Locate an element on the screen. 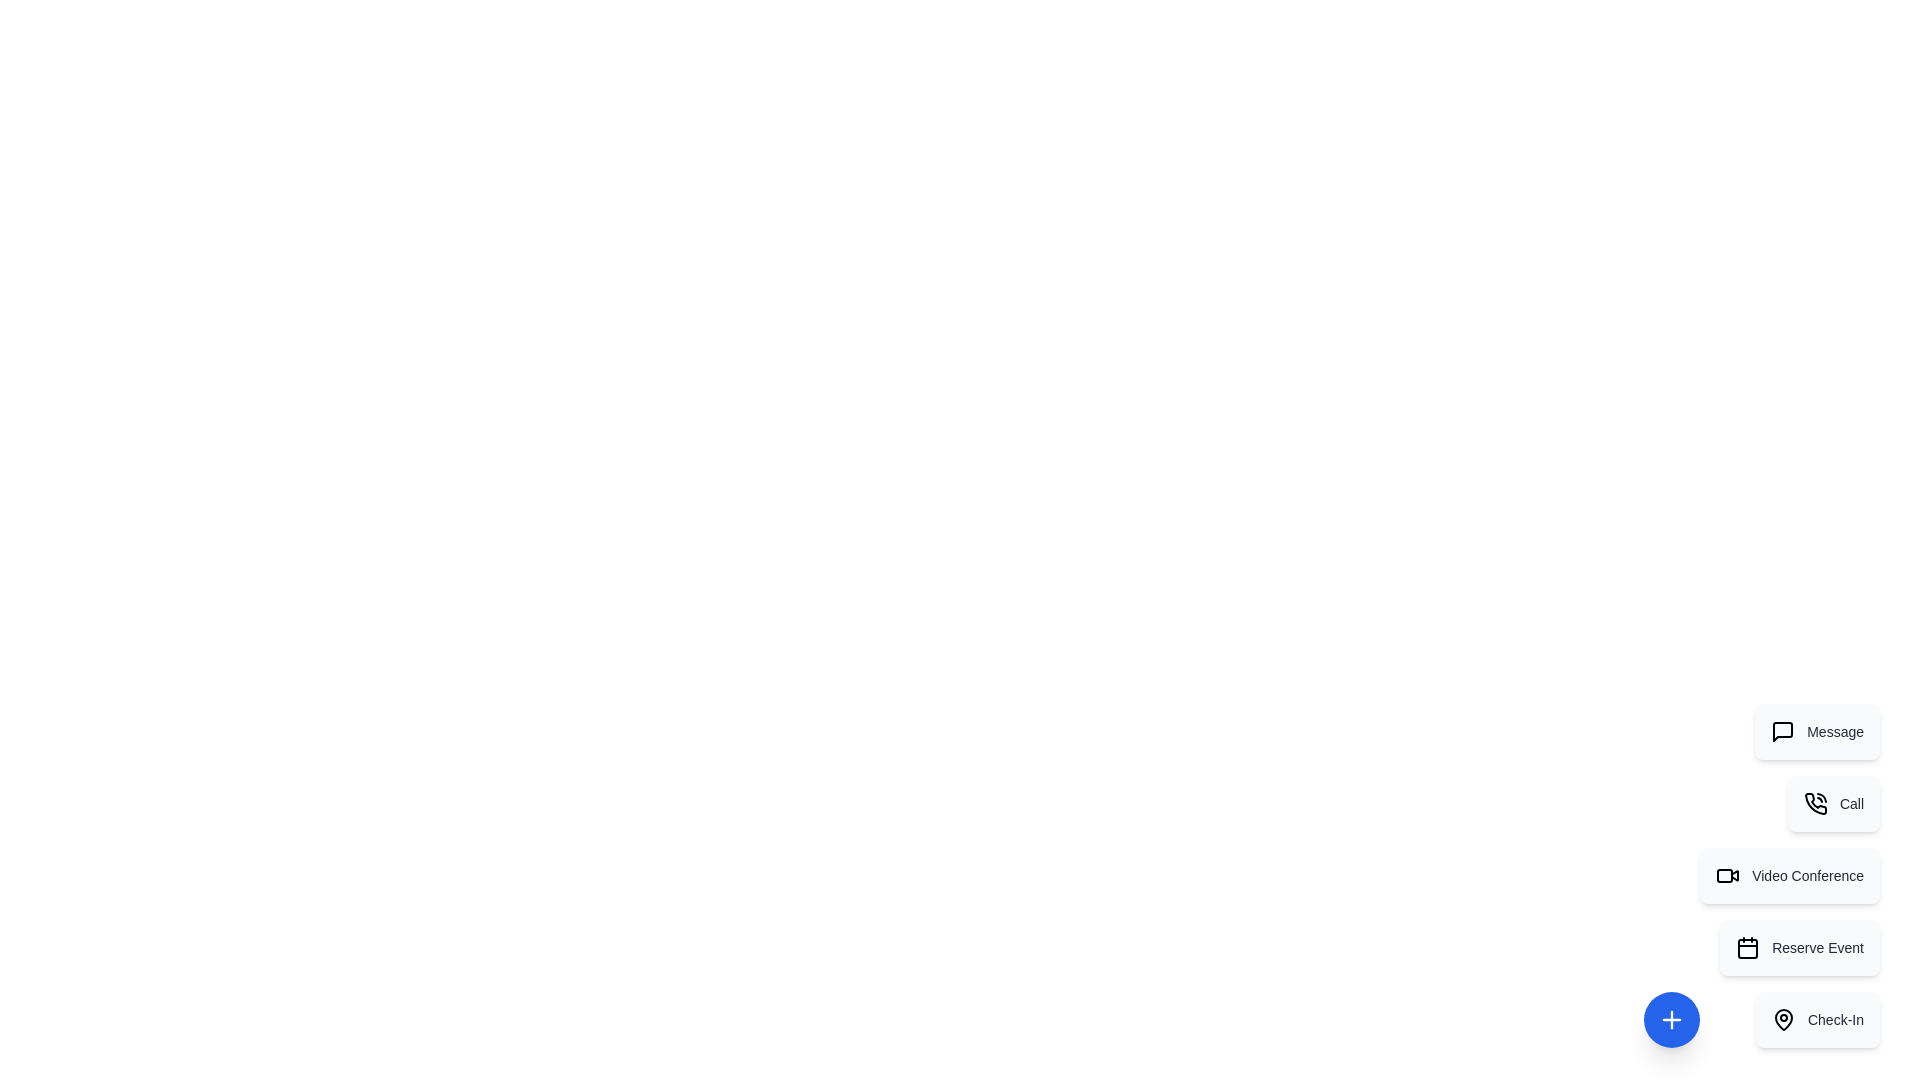 This screenshot has height=1080, width=1920. the action item labeled Video Conference is located at coordinates (1790, 874).